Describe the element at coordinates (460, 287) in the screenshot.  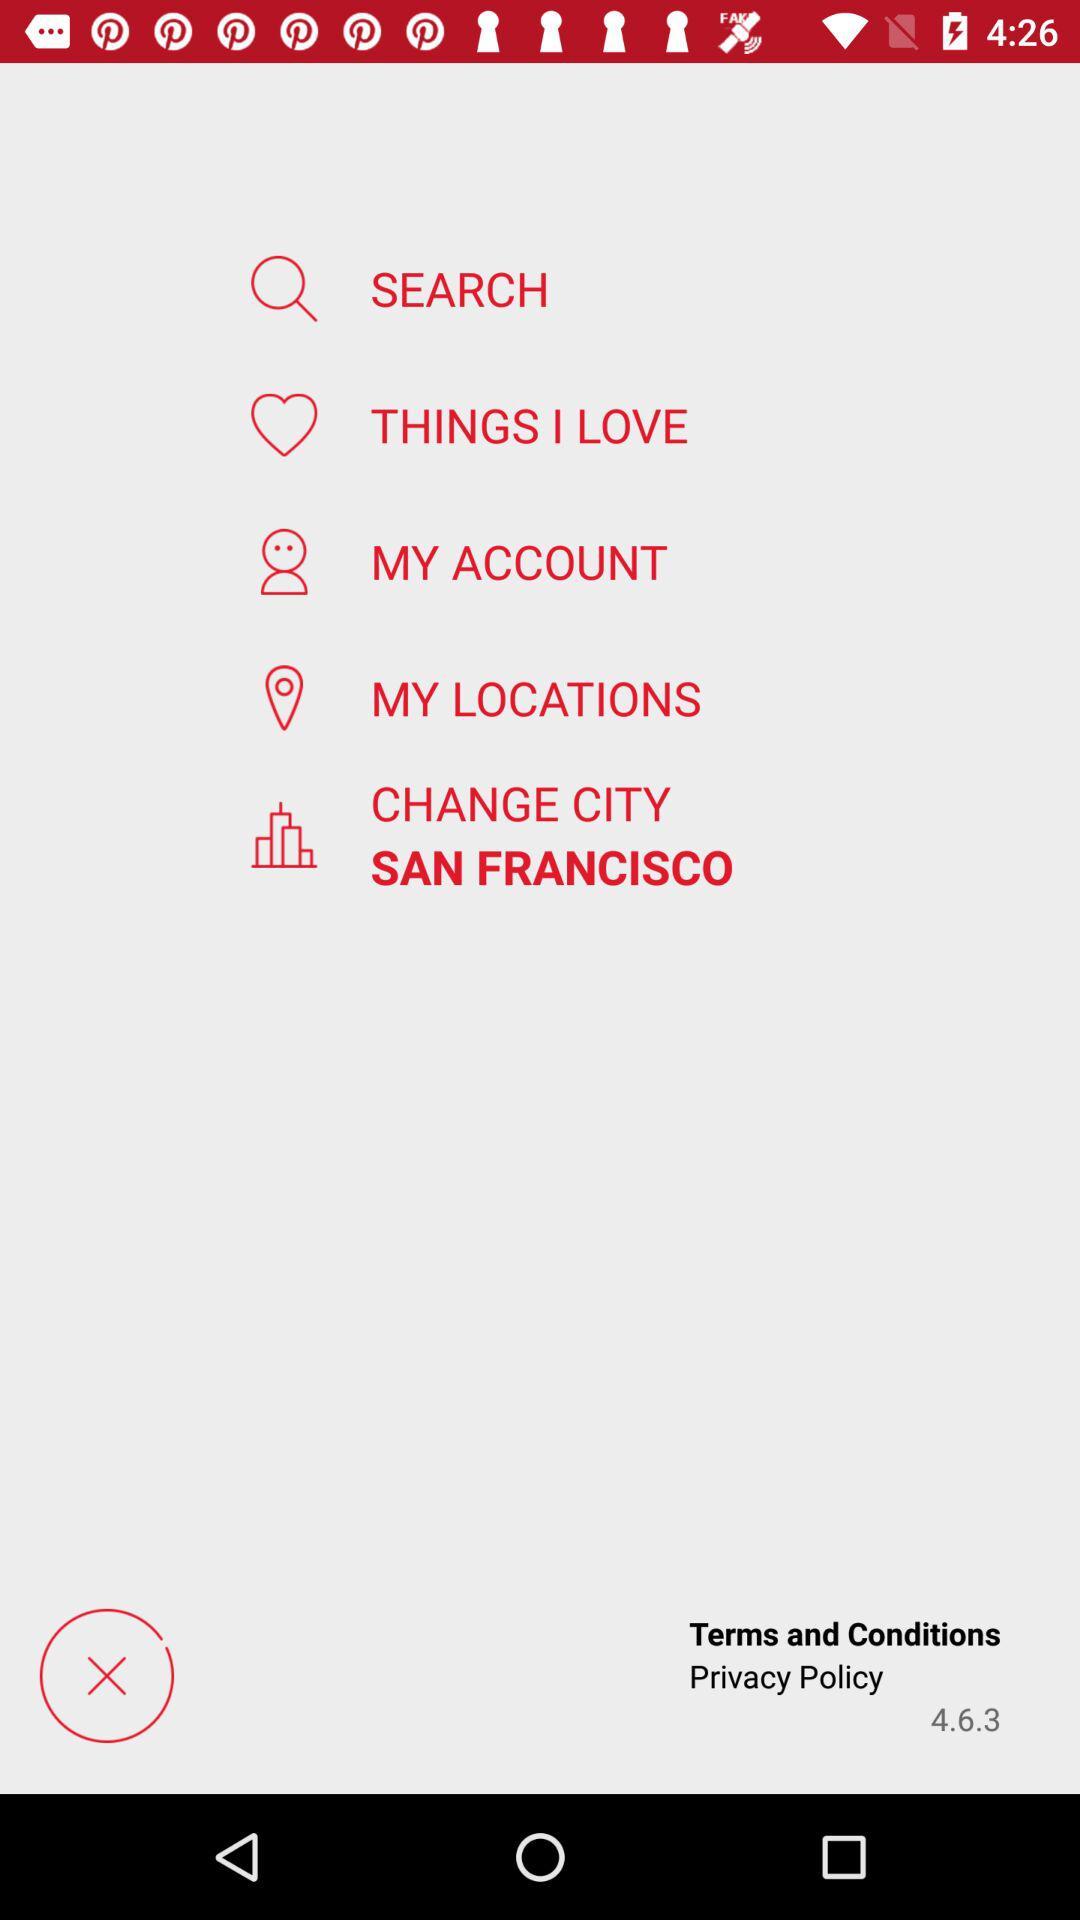
I see `search` at that location.